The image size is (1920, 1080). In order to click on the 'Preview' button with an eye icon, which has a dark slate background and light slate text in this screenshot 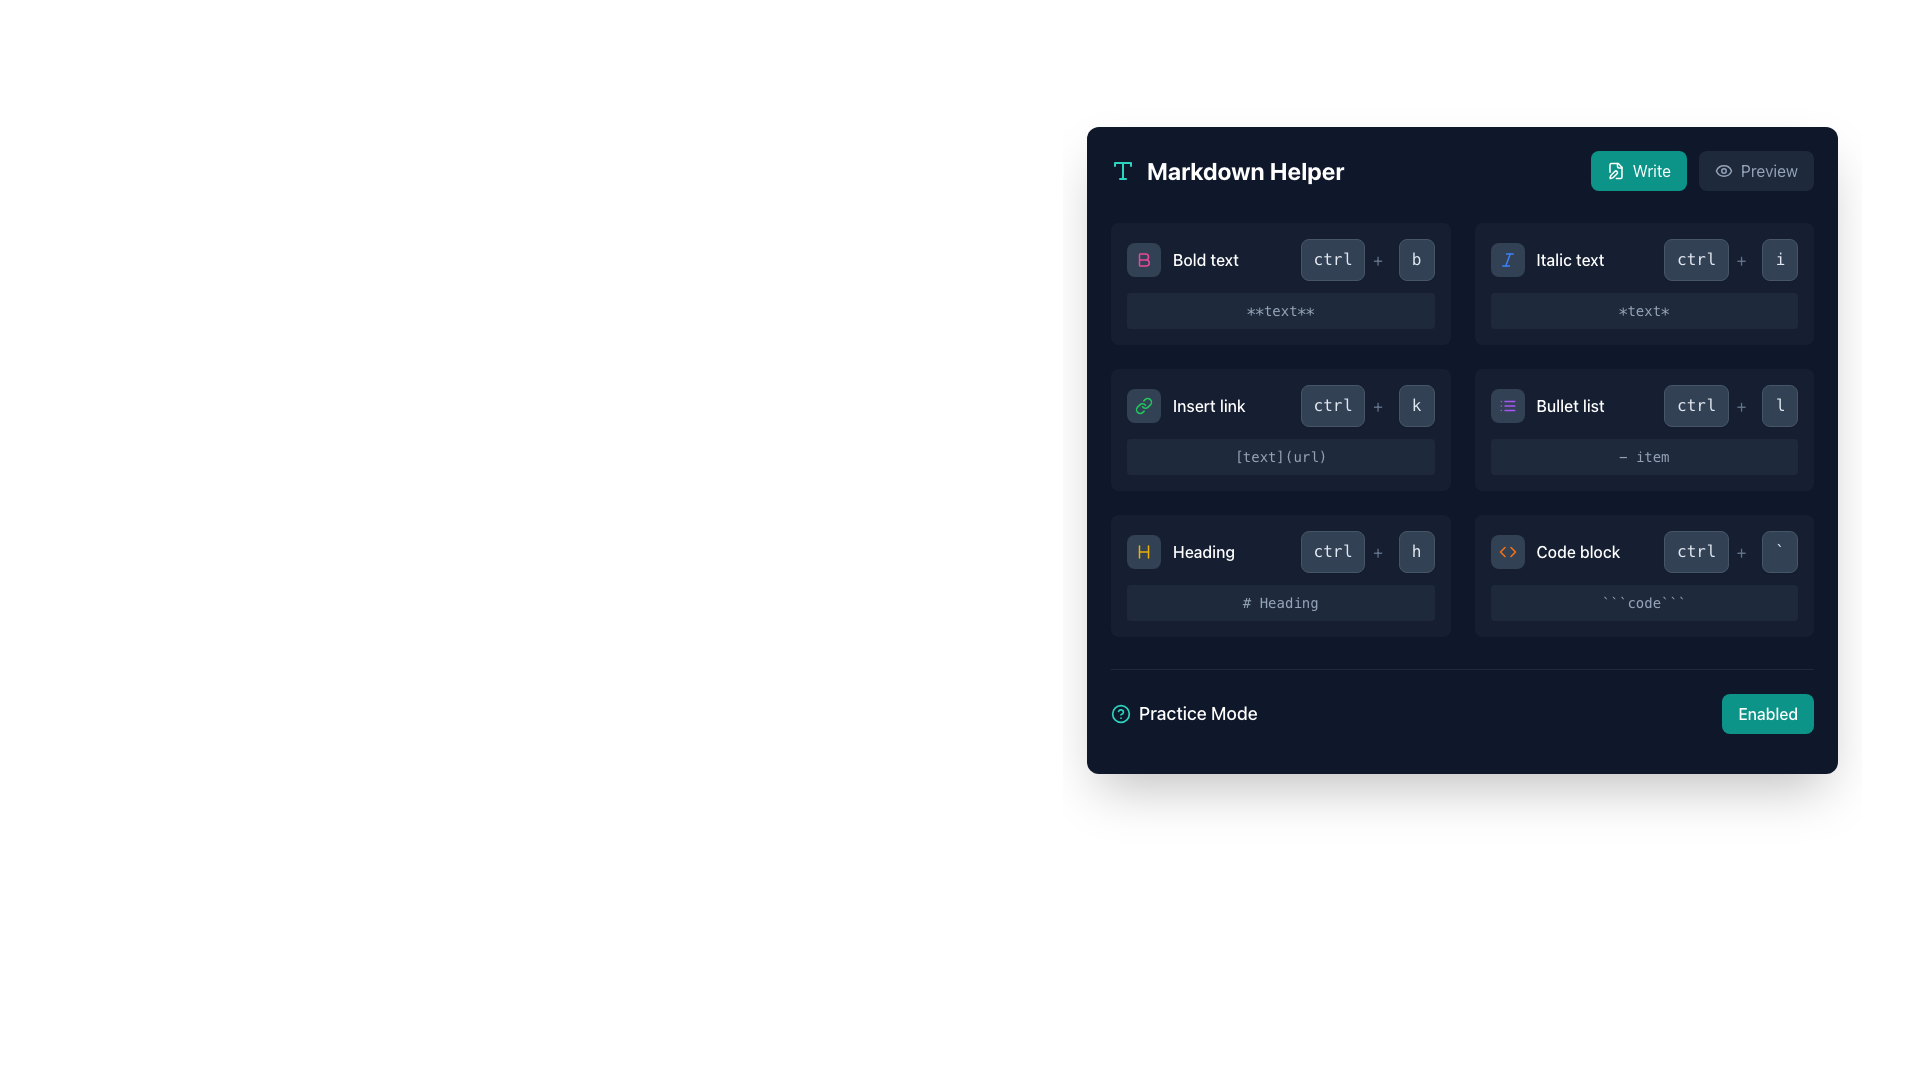, I will do `click(1755, 169)`.